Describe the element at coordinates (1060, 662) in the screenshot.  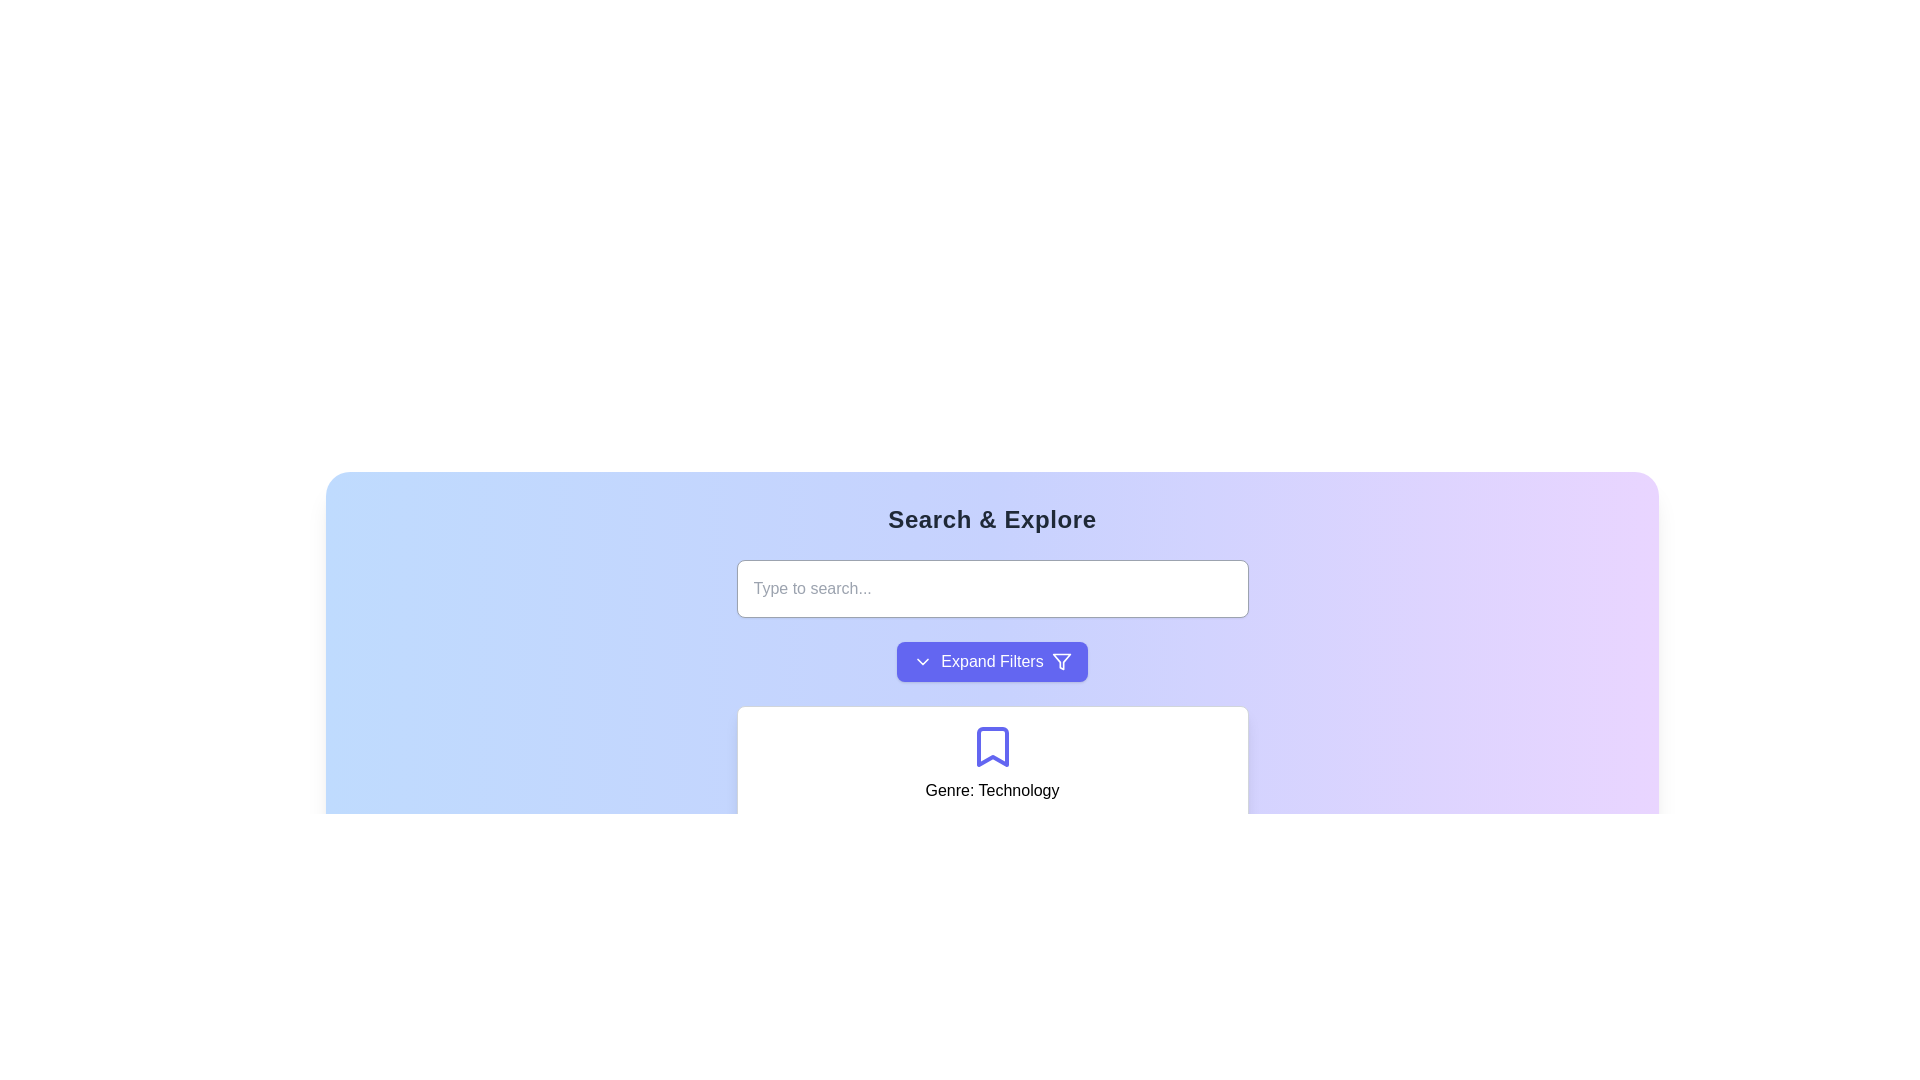
I see `the filtering icon located at the rightmost part of the 'Expand Filters' button, adjacent to the button's text label` at that location.